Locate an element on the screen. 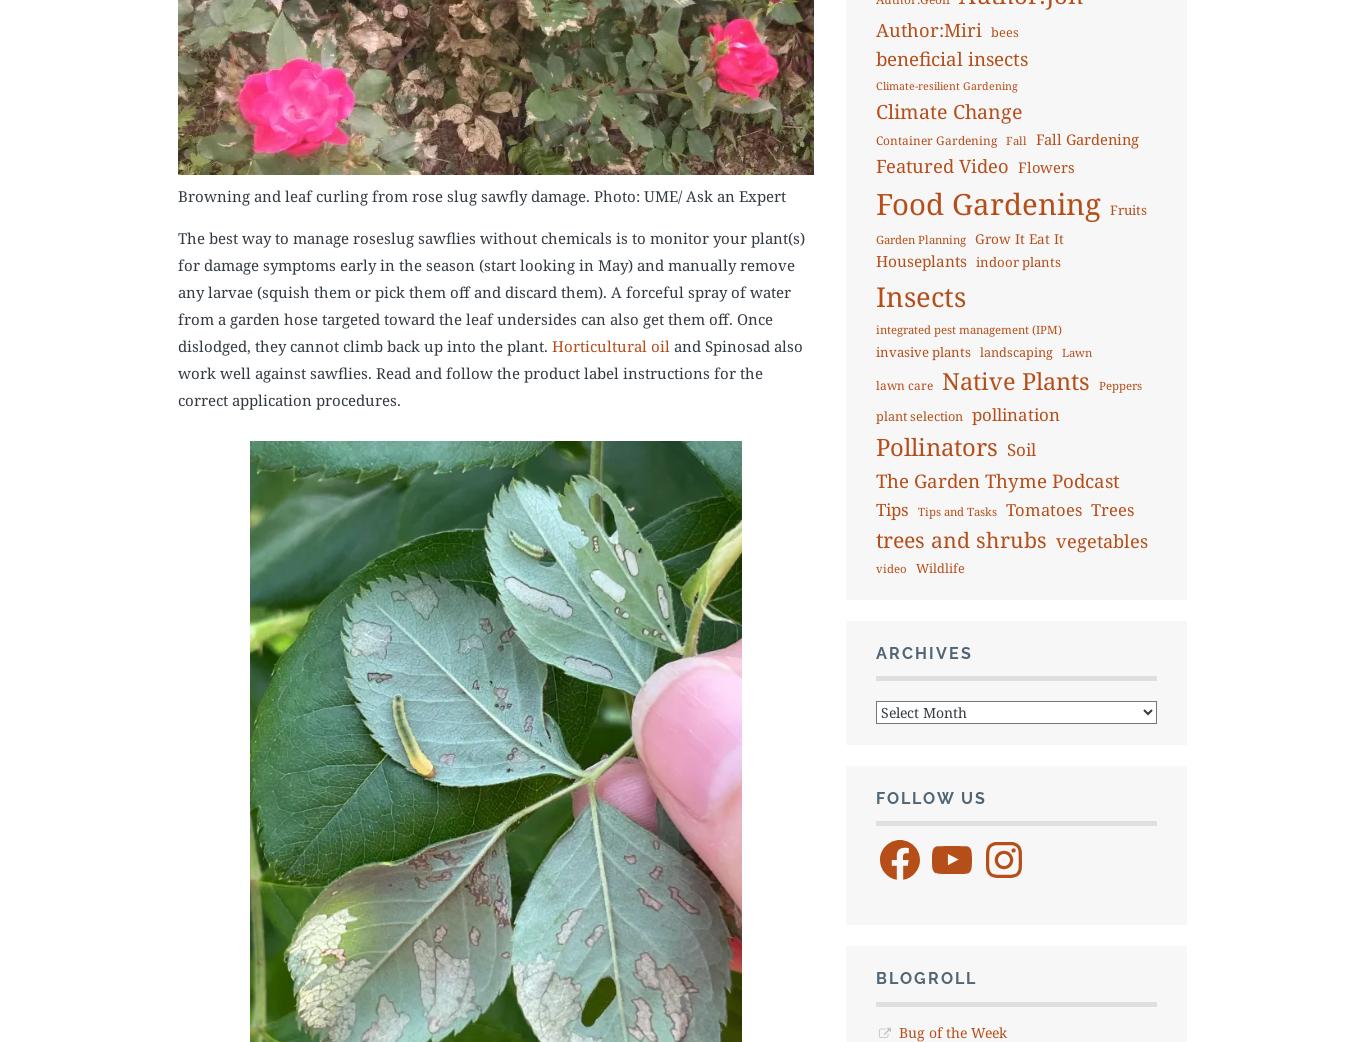 The height and width of the screenshot is (1042, 1350). 'invasive plants' is located at coordinates (921, 350).